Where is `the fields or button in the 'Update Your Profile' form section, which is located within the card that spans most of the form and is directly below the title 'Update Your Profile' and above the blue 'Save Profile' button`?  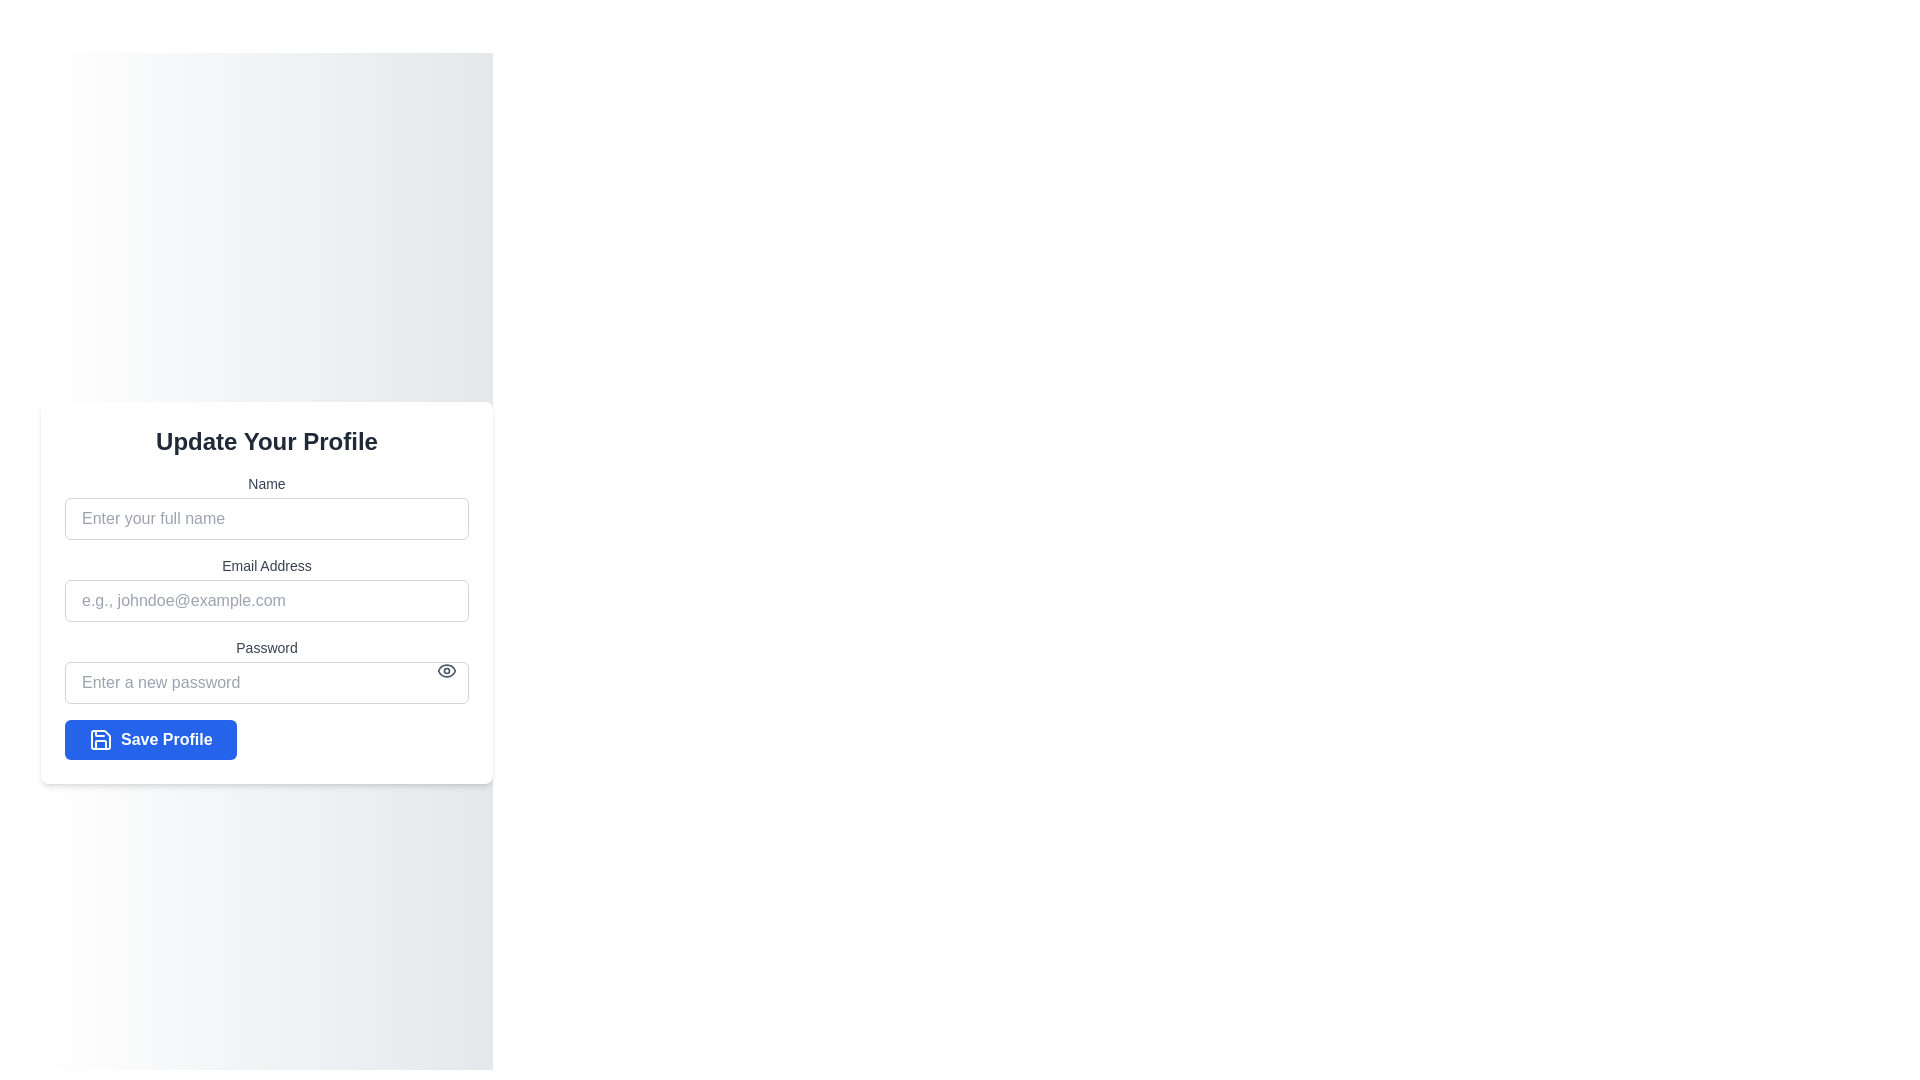
the fields or button in the 'Update Your Profile' form section, which is located within the card that spans most of the form and is directly below the title 'Update Your Profile' and above the blue 'Save Profile' button is located at coordinates (266, 616).